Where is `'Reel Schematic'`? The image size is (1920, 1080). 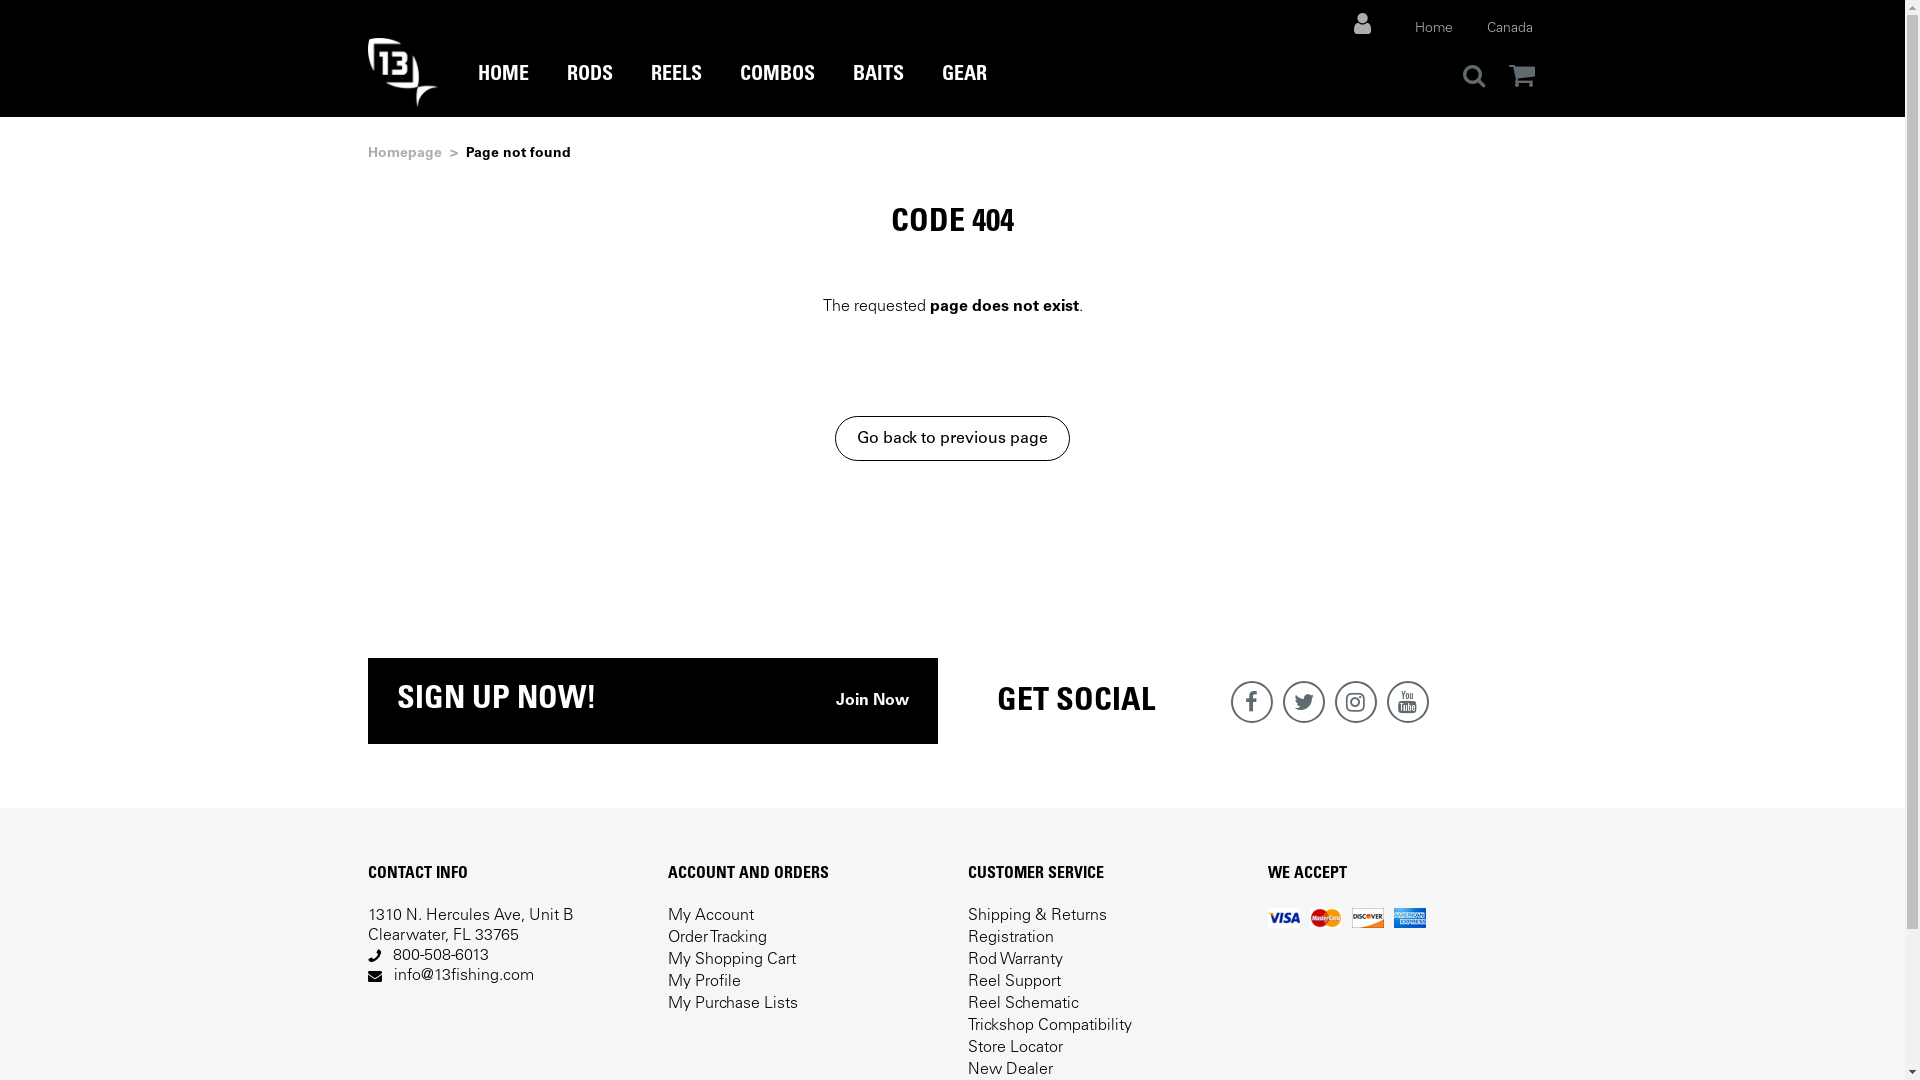 'Reel Schematic' is located at coordinates (1023, 1003).